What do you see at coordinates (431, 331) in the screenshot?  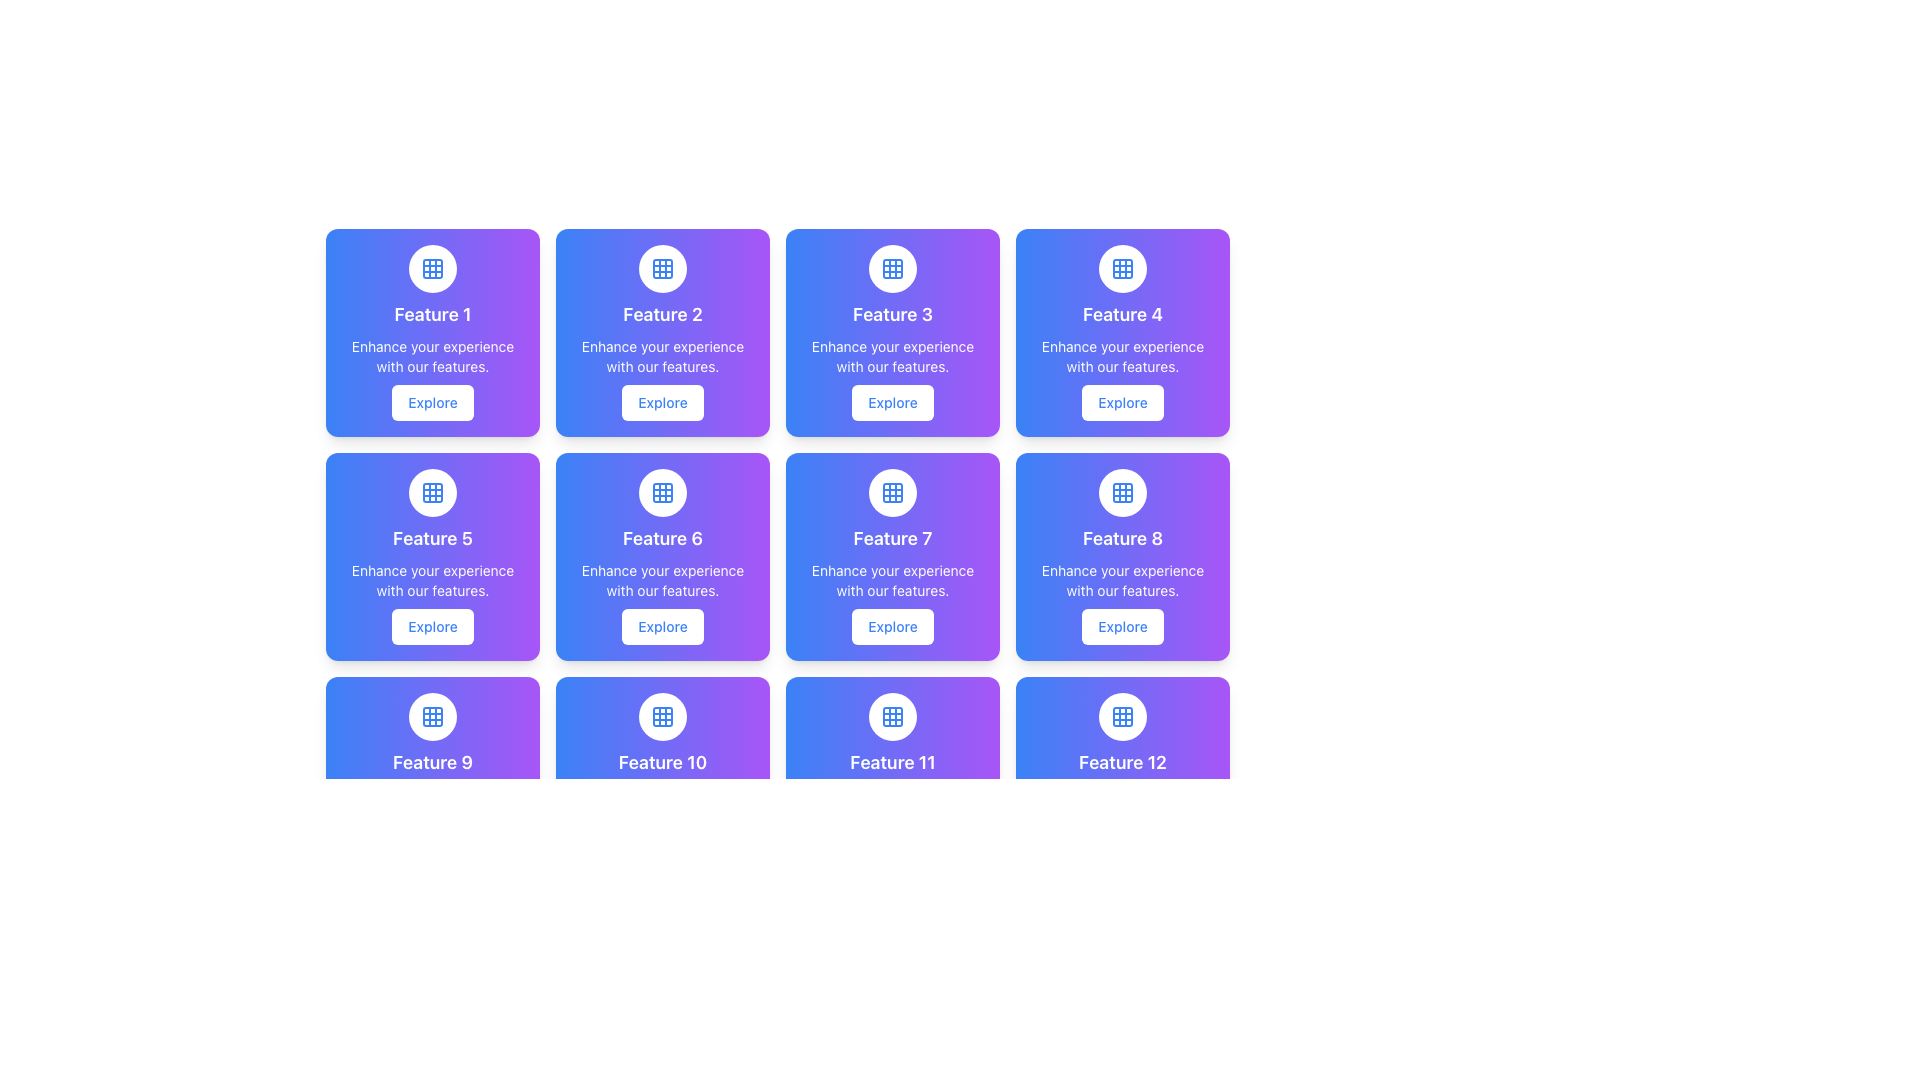 I see `the feature description card located in the upper-left corner of the grid layout by moving the cursor to its center point` at bounding box center [431, 331].